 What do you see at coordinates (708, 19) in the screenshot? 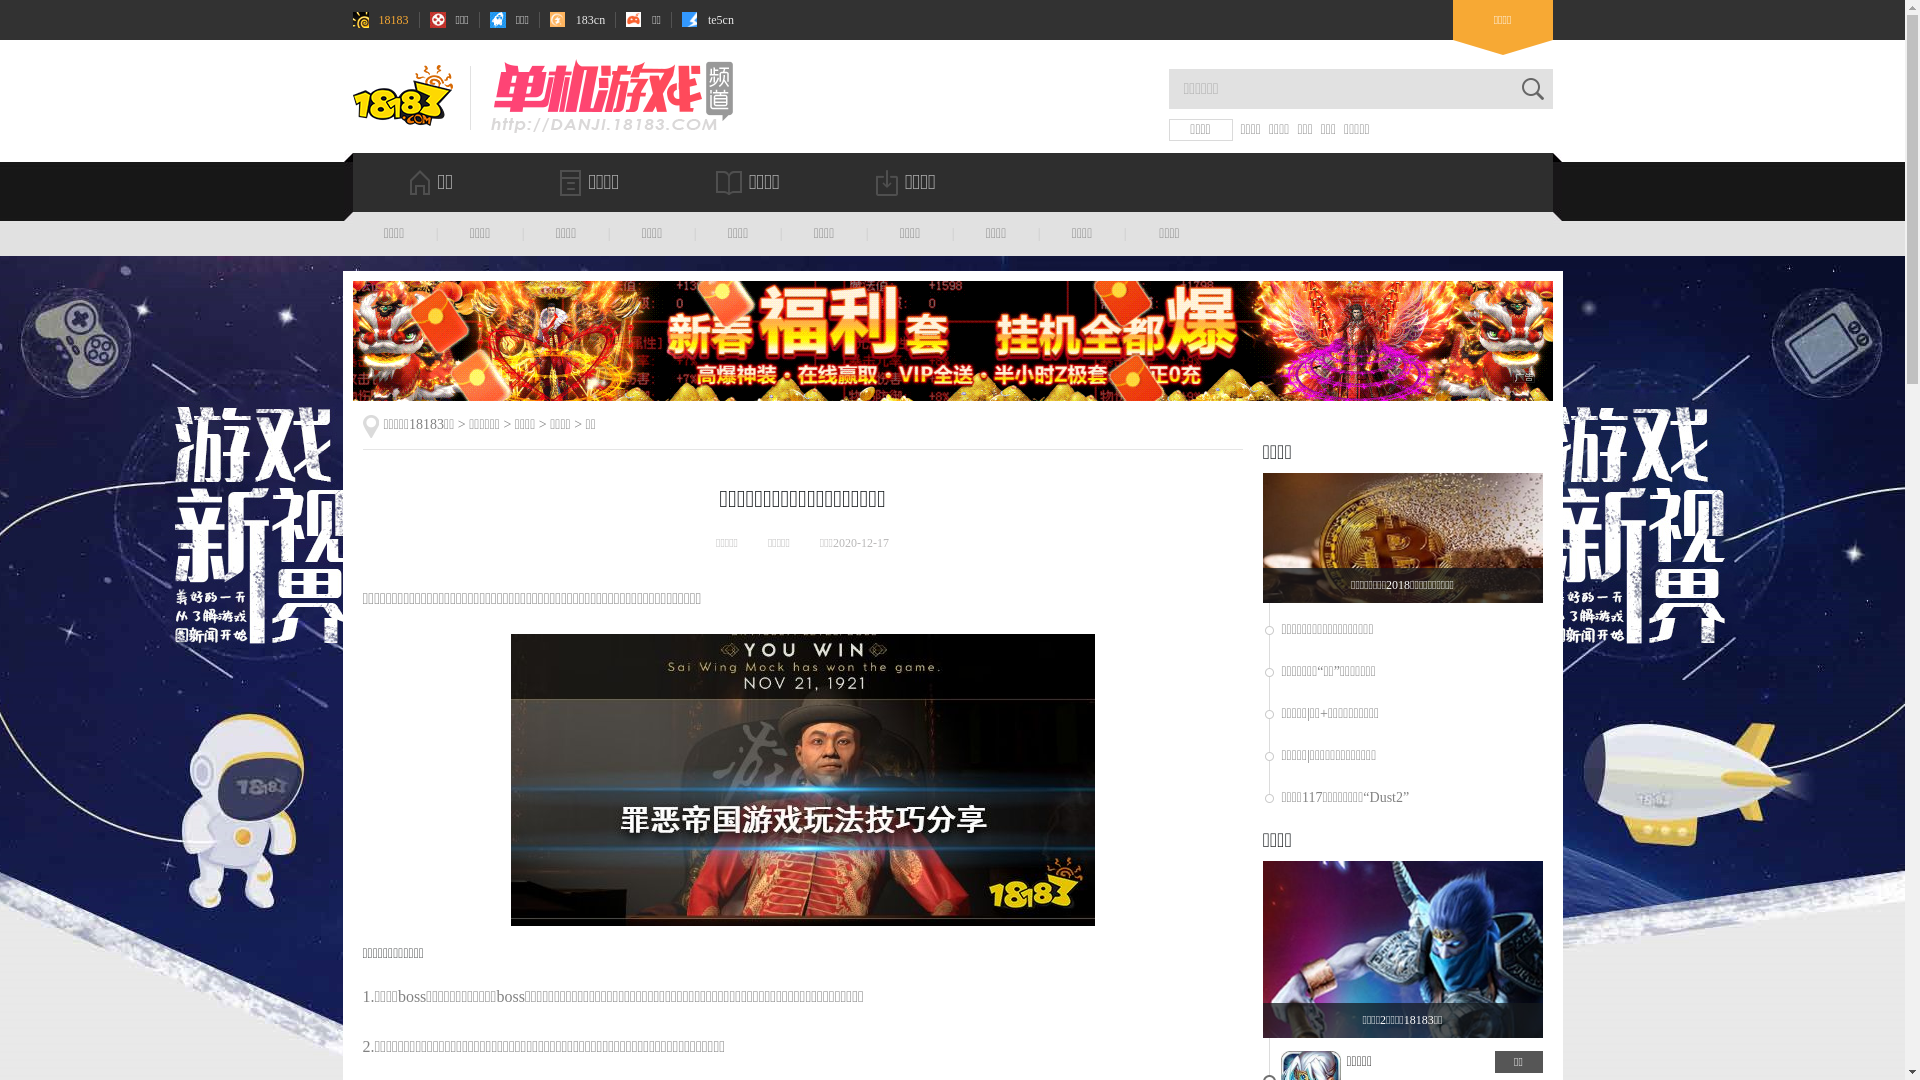
I see `'te5cn'` at bounding box center [708, 19].